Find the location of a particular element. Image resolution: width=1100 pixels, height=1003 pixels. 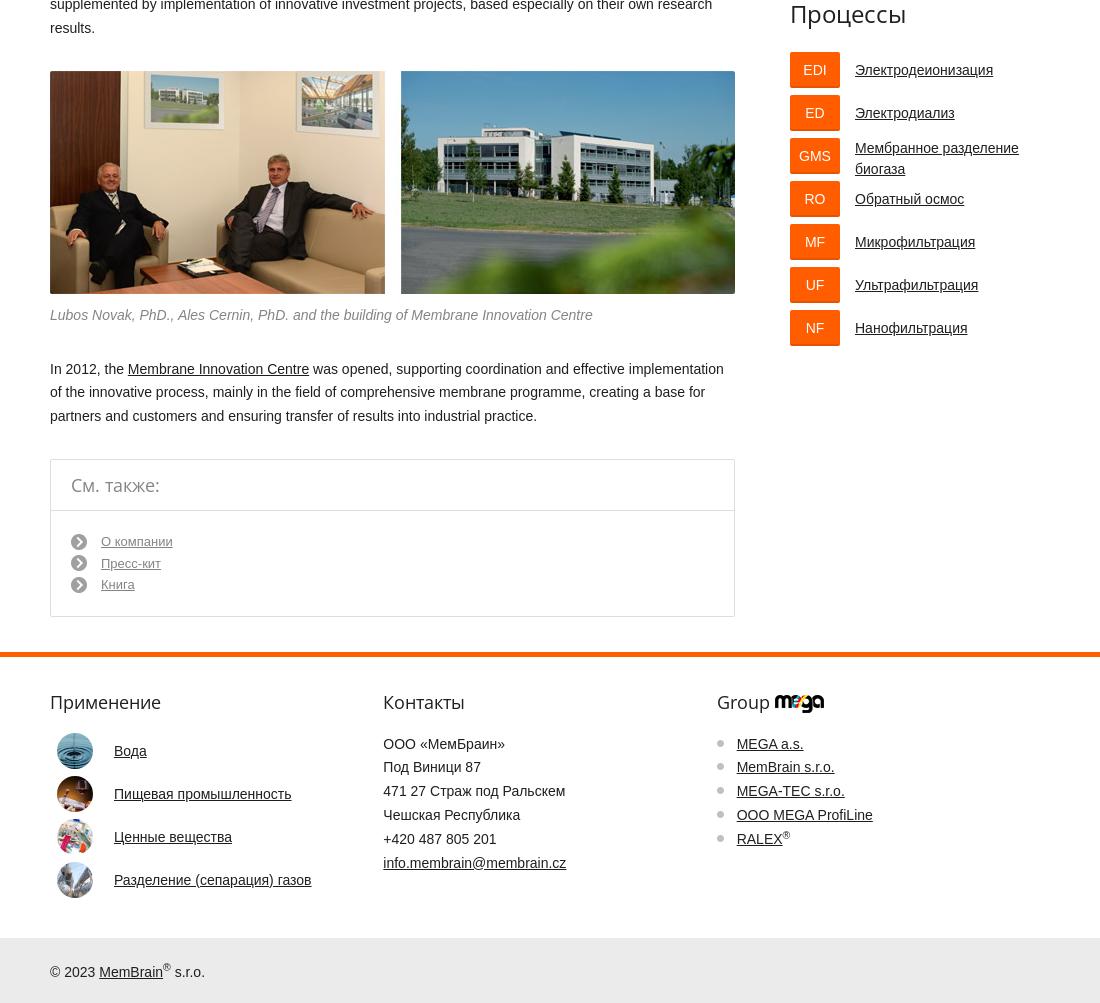

'Membrane Innovation Centre' is located at coordinates (218, 367).